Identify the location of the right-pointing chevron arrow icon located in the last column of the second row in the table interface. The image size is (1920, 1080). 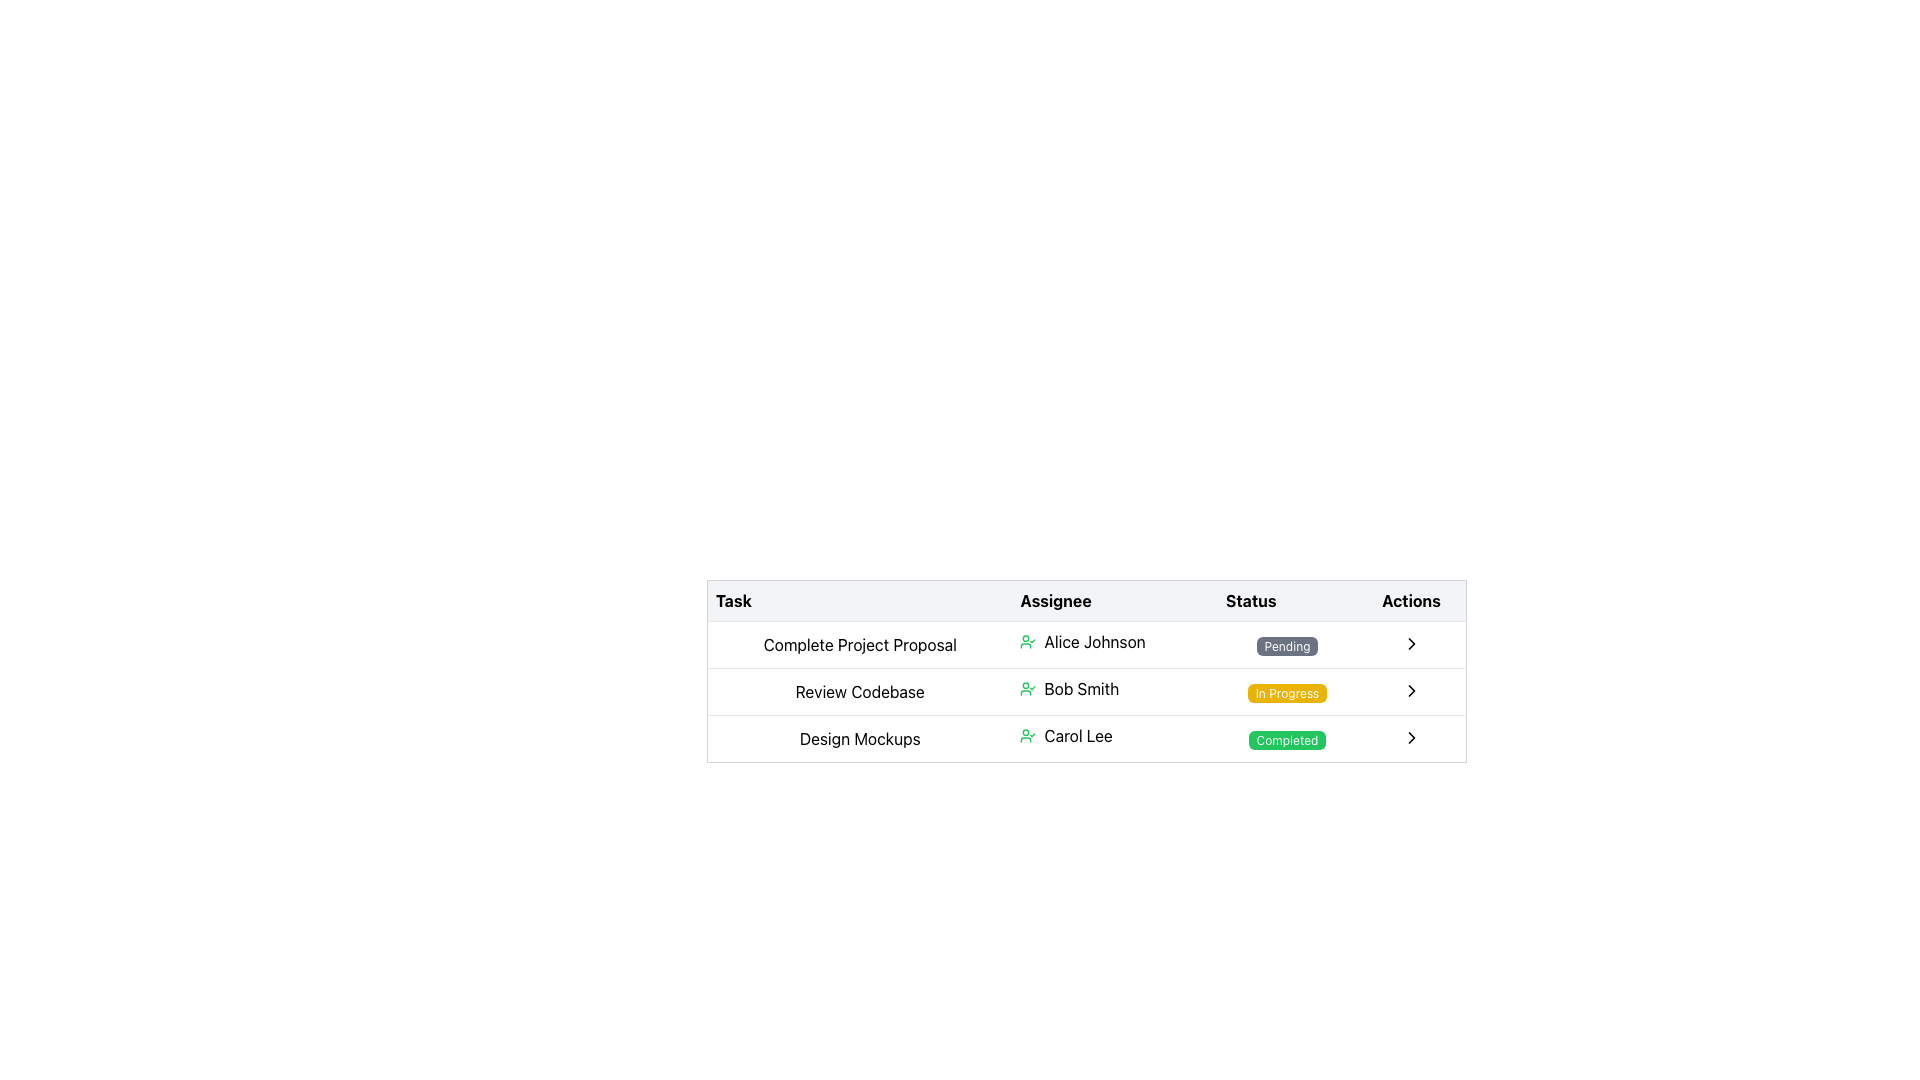
(1410, 737).